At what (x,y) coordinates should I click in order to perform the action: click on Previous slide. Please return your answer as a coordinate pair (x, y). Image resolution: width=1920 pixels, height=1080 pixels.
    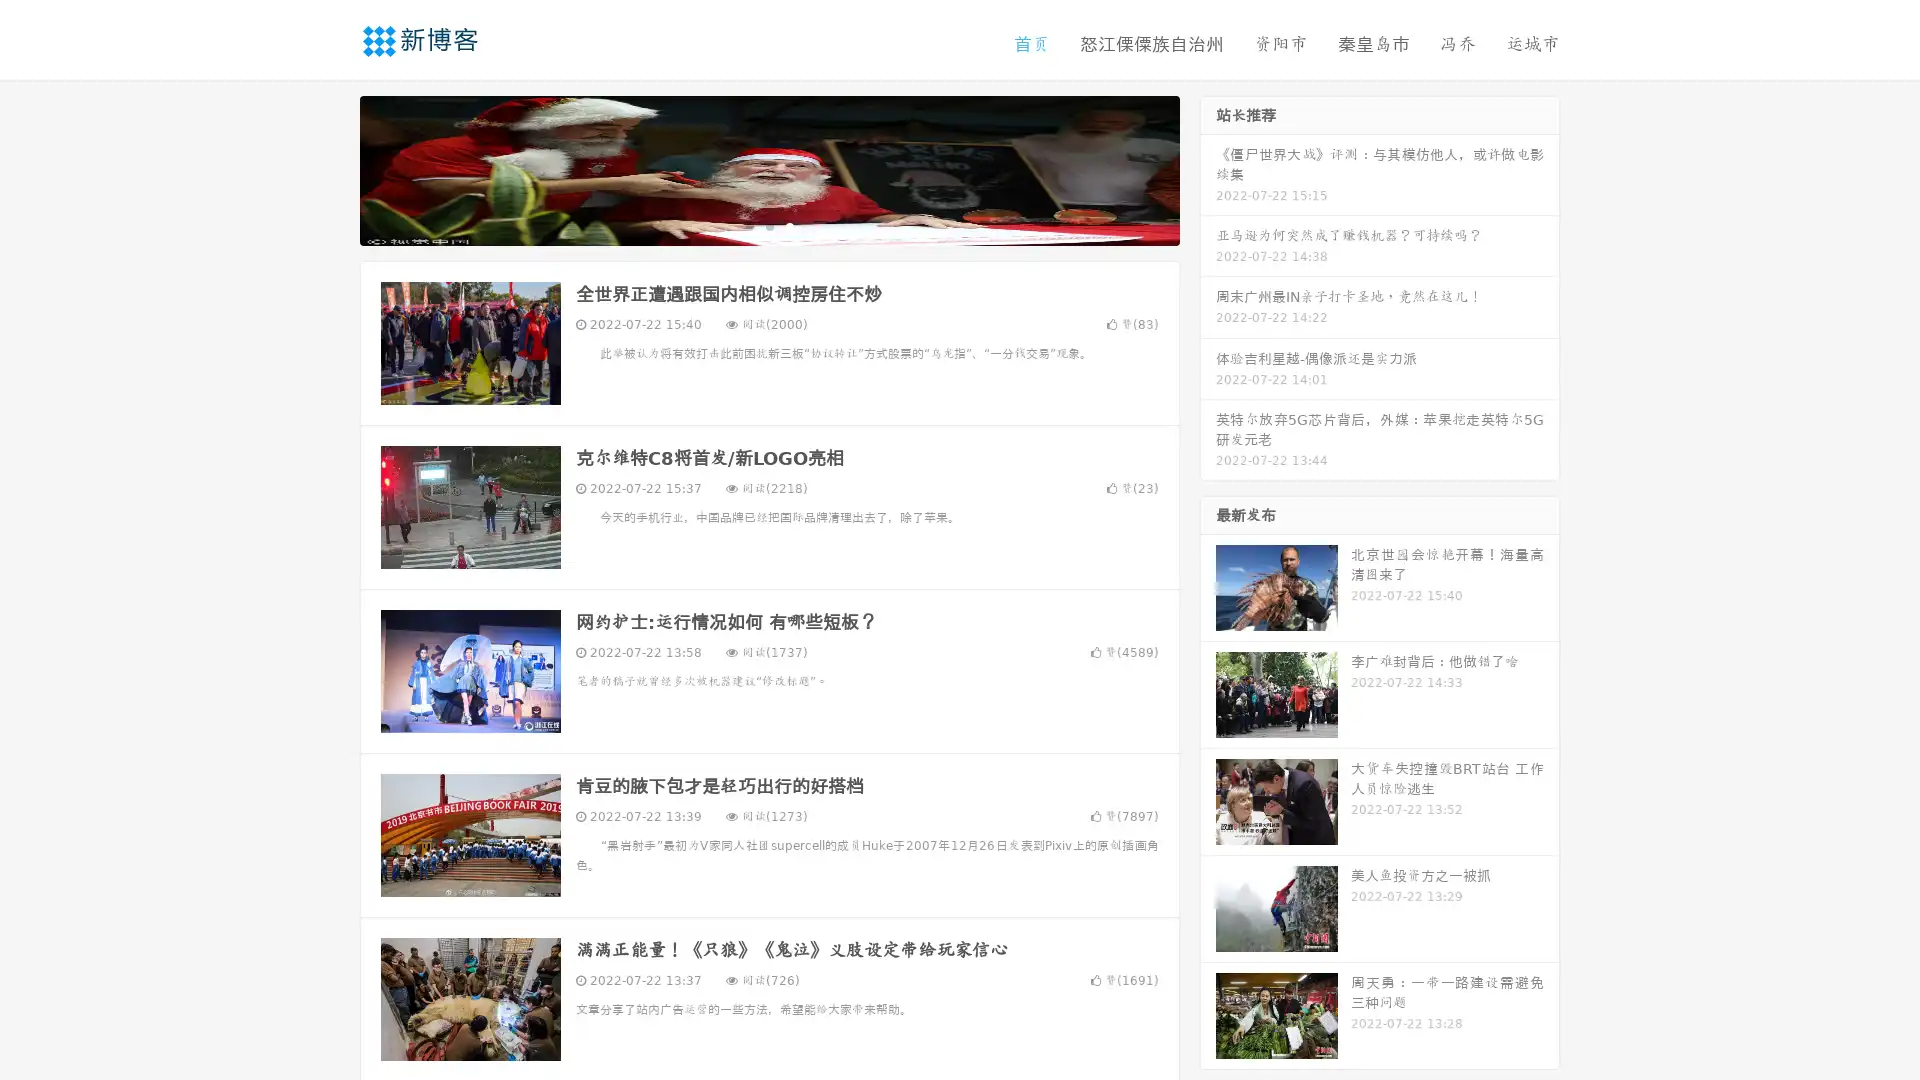
    Looking at the image, I should click on (330, 168).